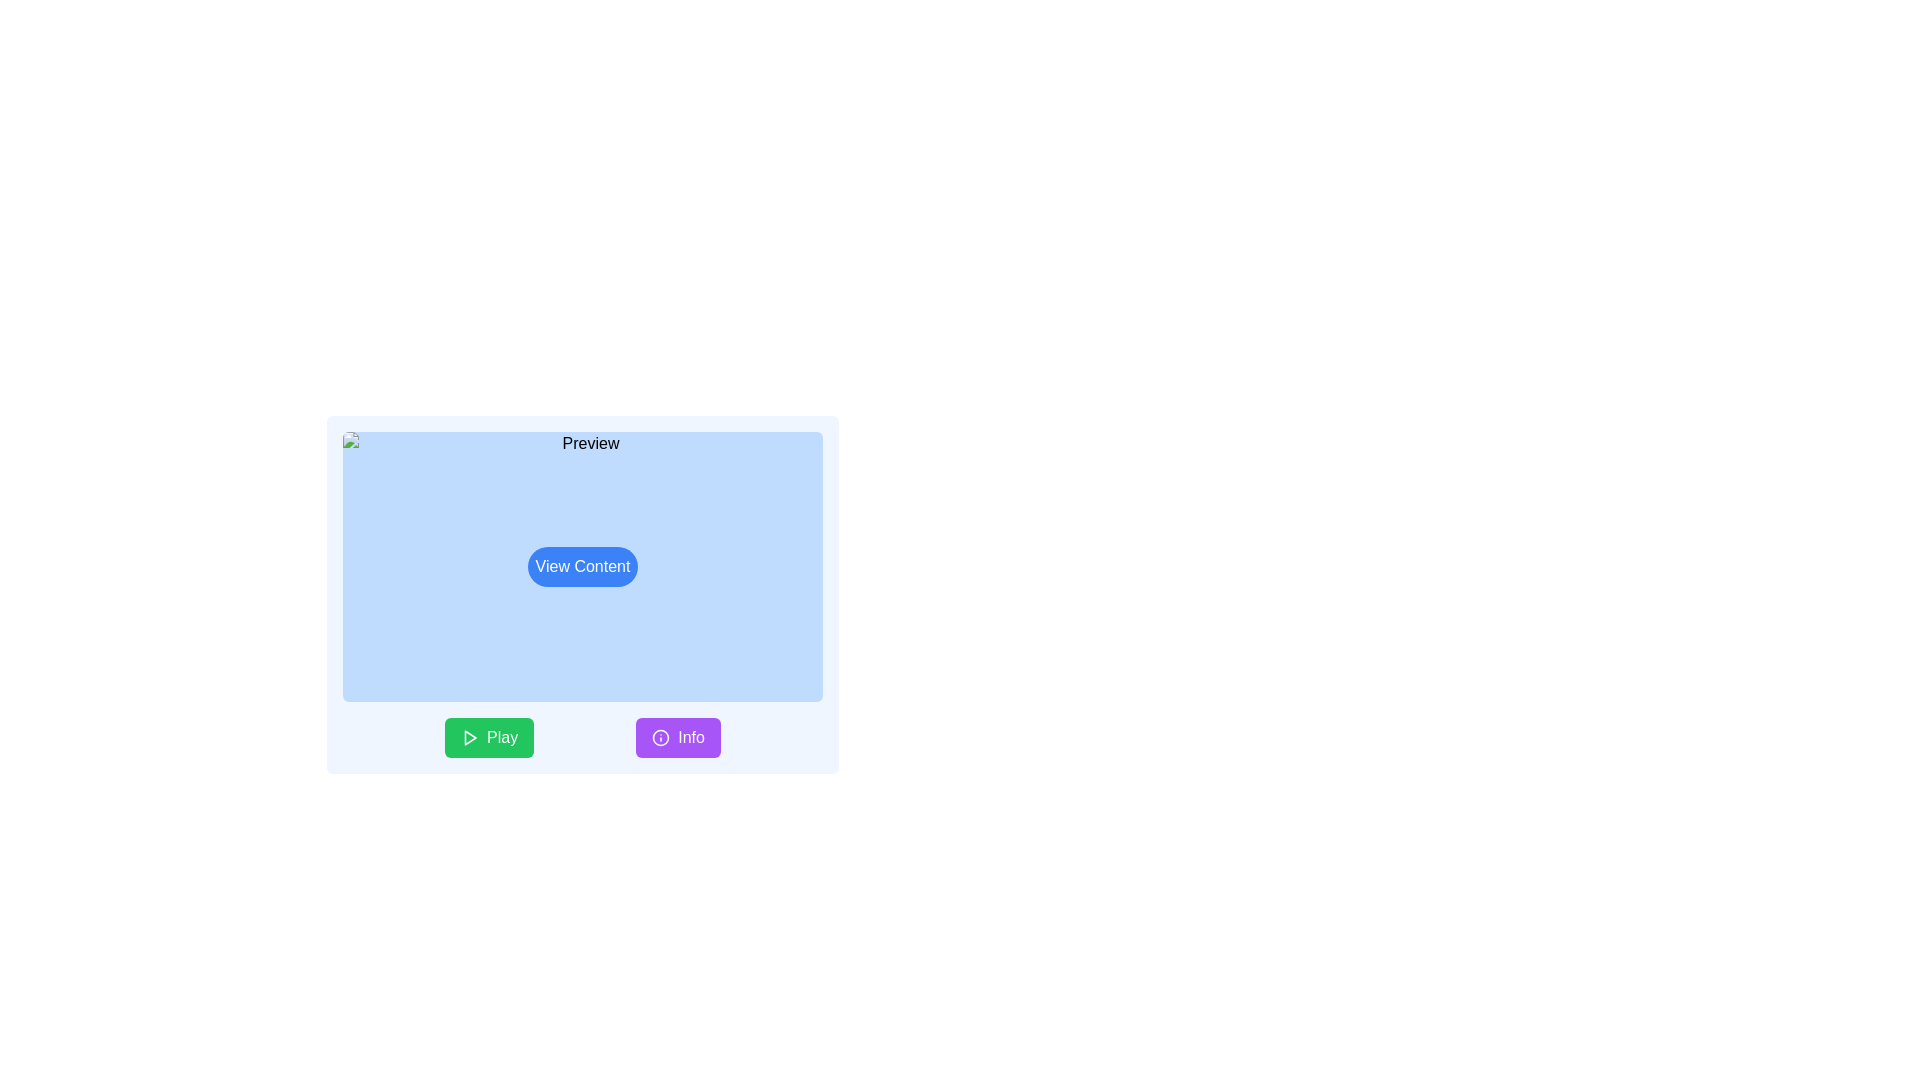  I want to click on the 'Info' button's SVG icon located at the lower right of the interface, which indicates informational content, so click(661, 737).